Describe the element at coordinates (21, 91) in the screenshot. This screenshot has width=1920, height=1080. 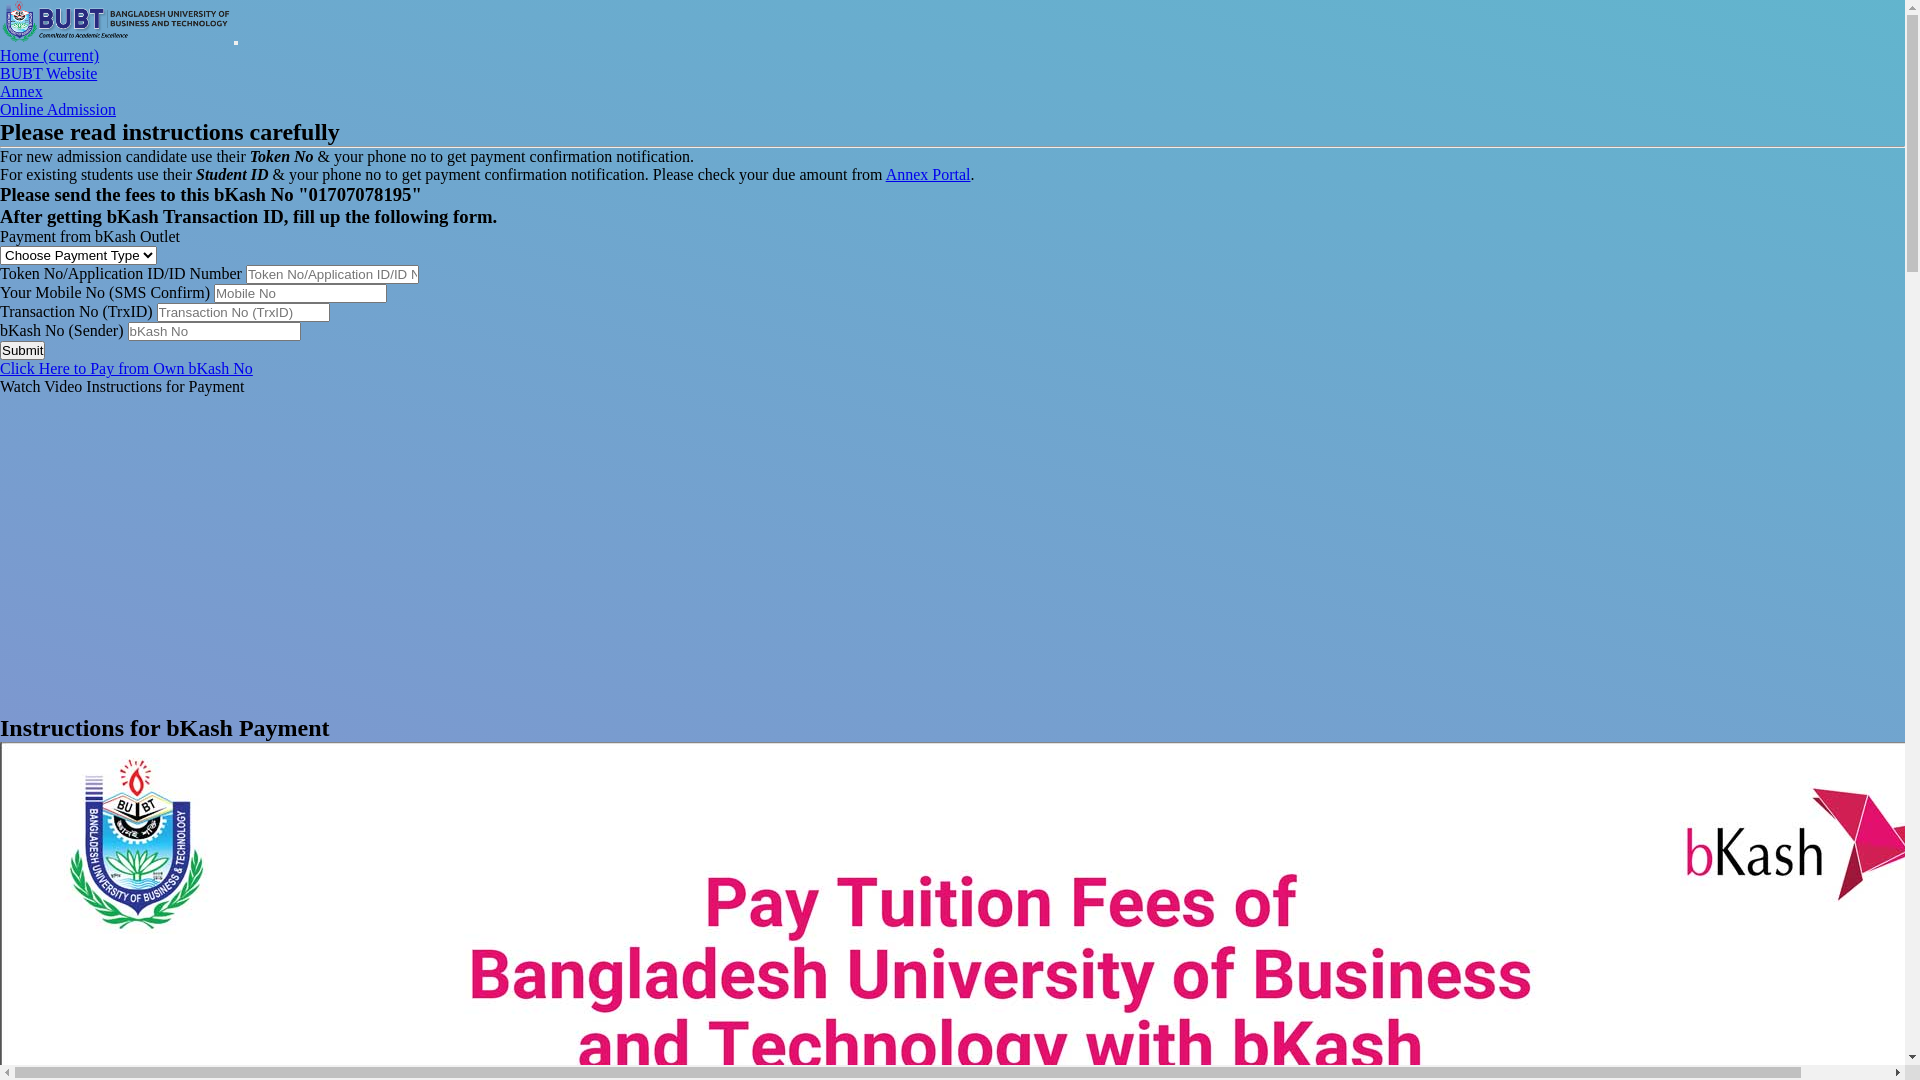
I see `'Annex'` at that location.